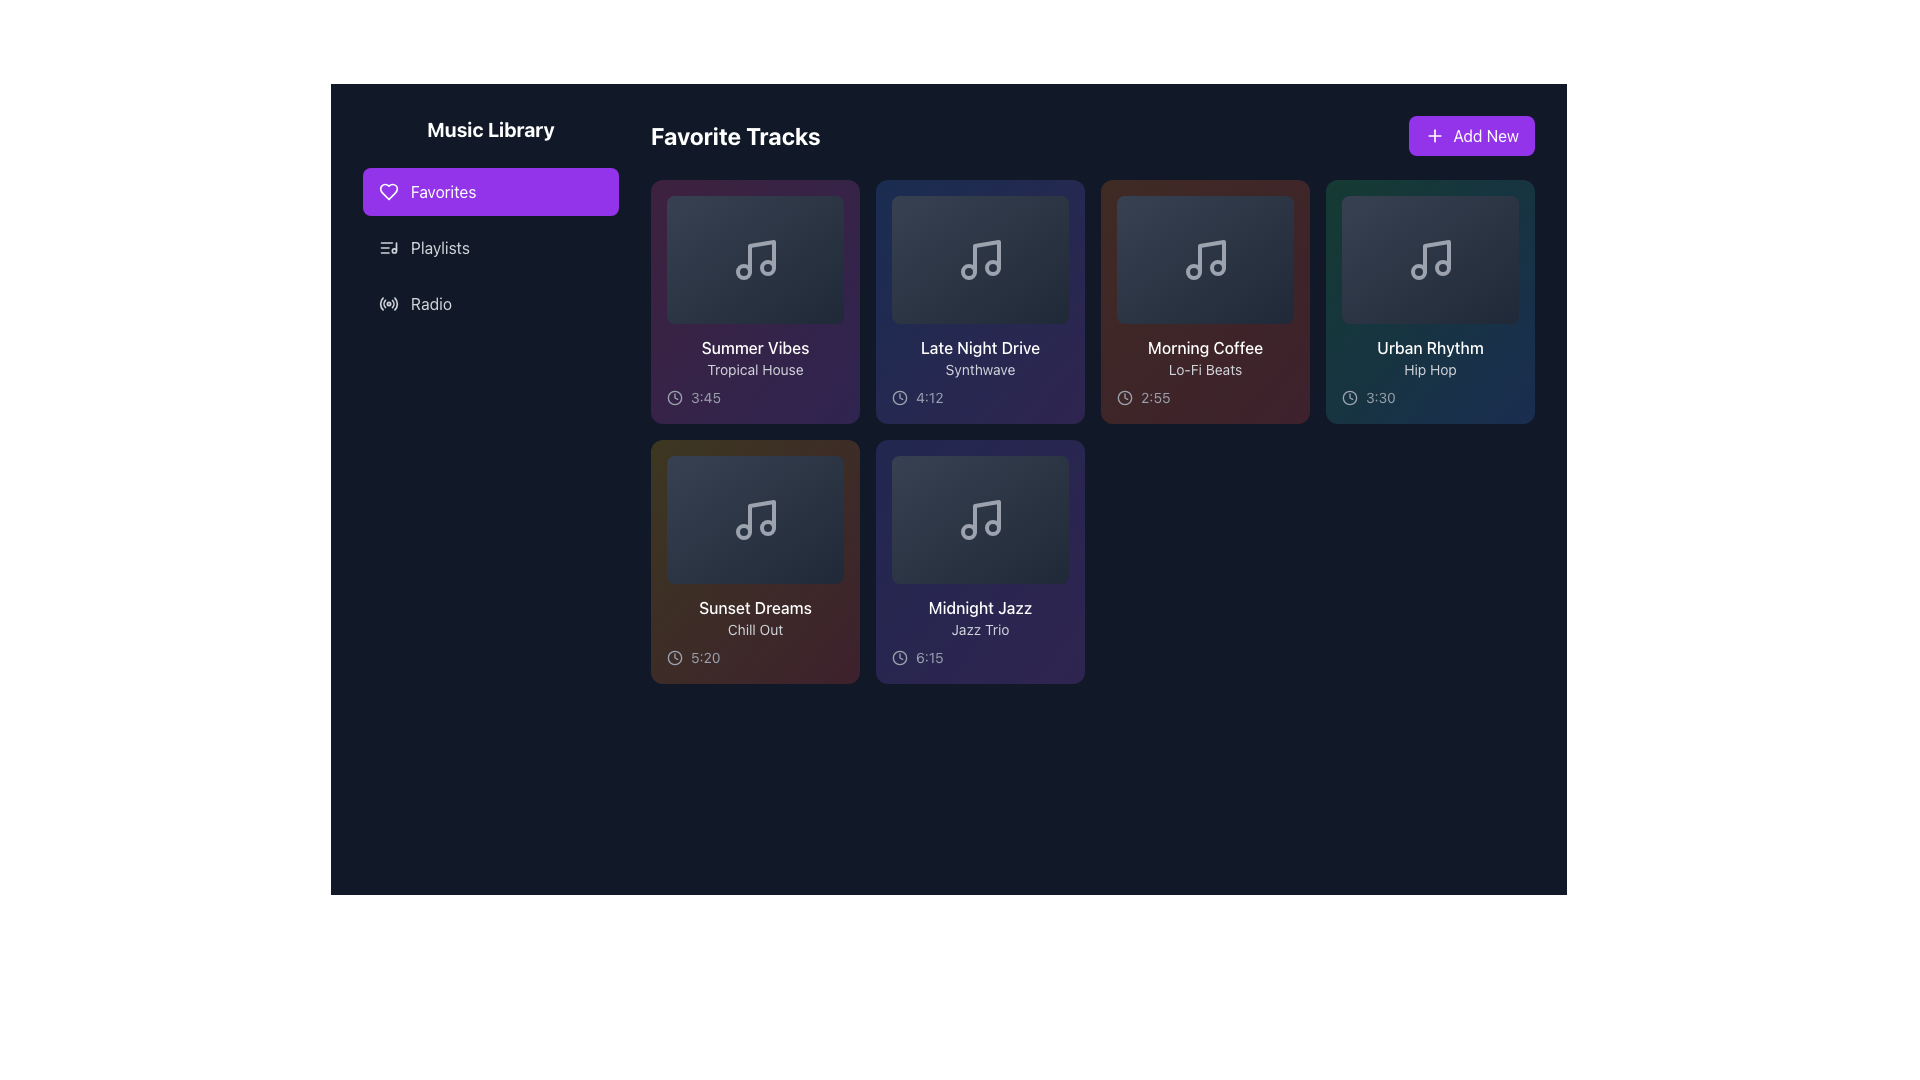 This screenshot has width=1920, height=1080. I want to click on the small circular button located in the top-right corner of the 'Morning Coffee' card in the 'Favorite Tracks' section, so click(1281, 208).